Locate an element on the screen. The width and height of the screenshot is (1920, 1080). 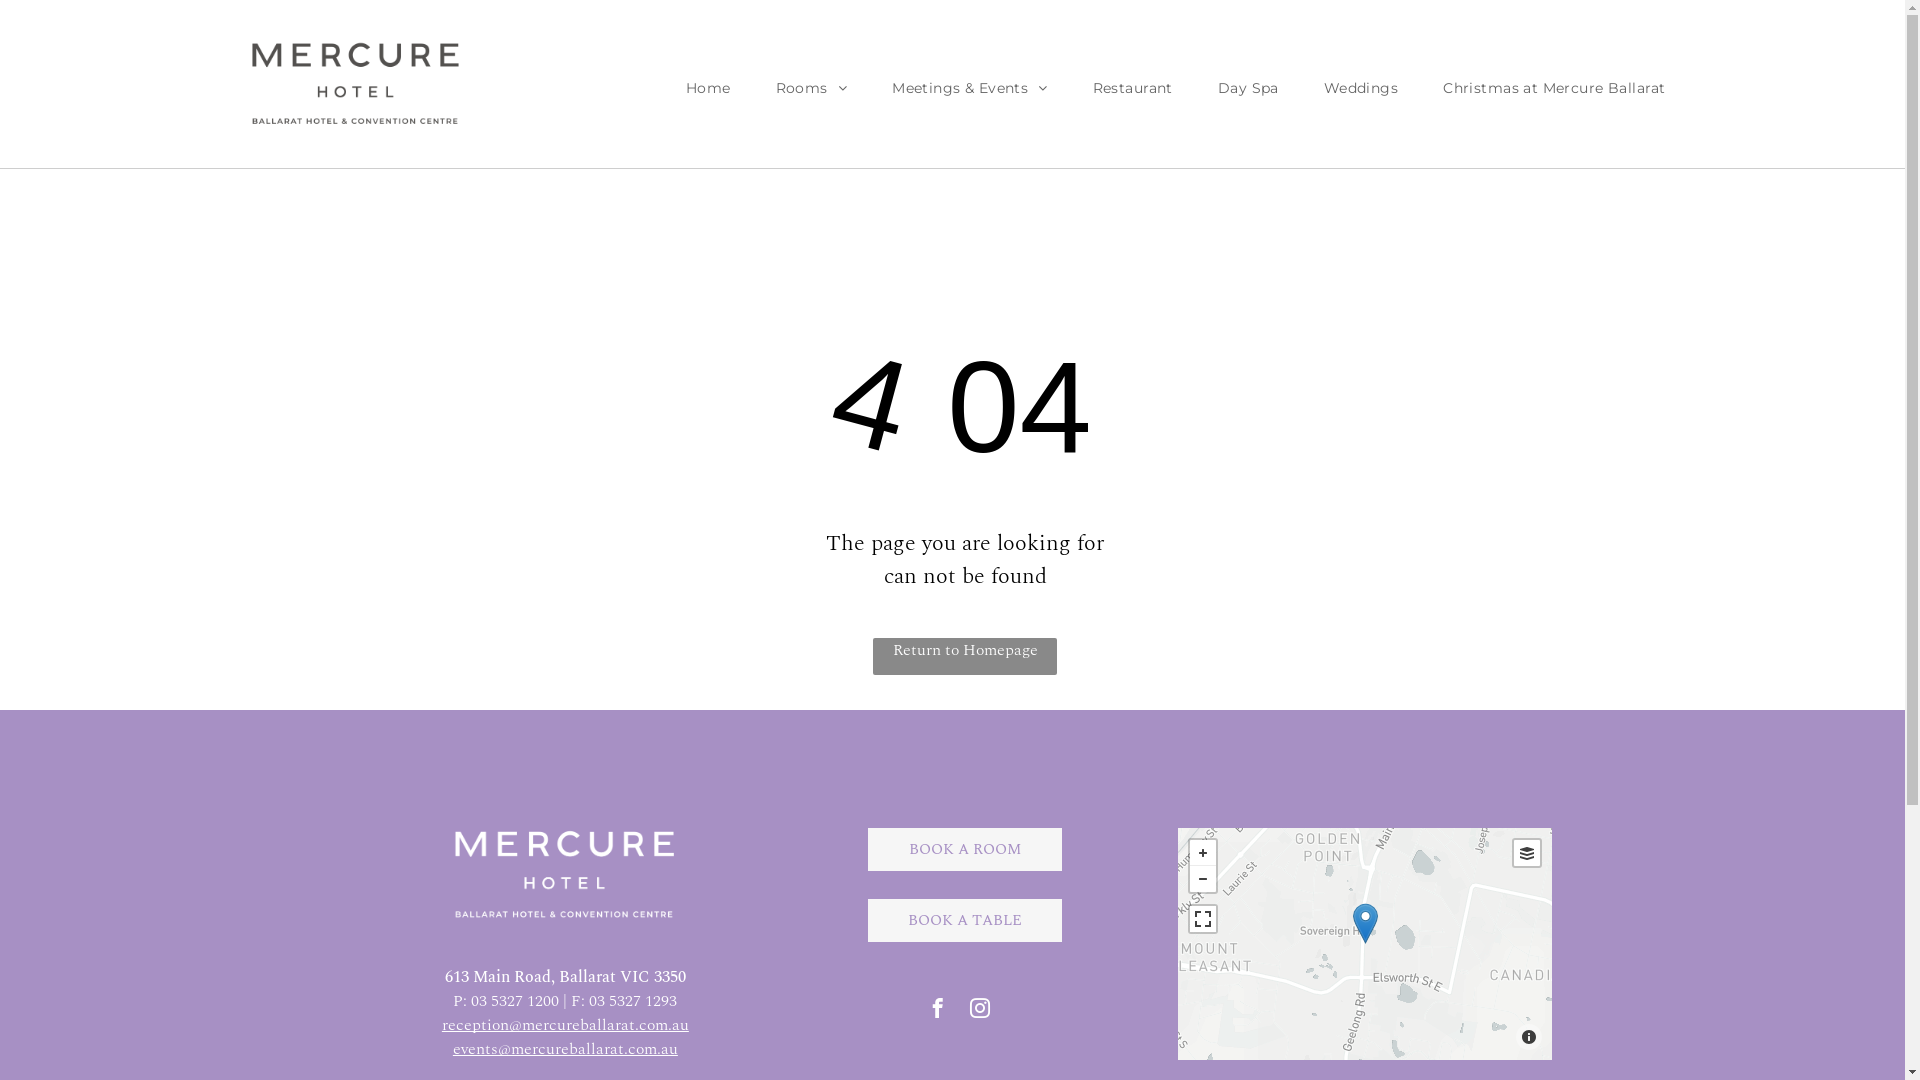
'03 5327 1200' is located at coordinates (514, 1001).